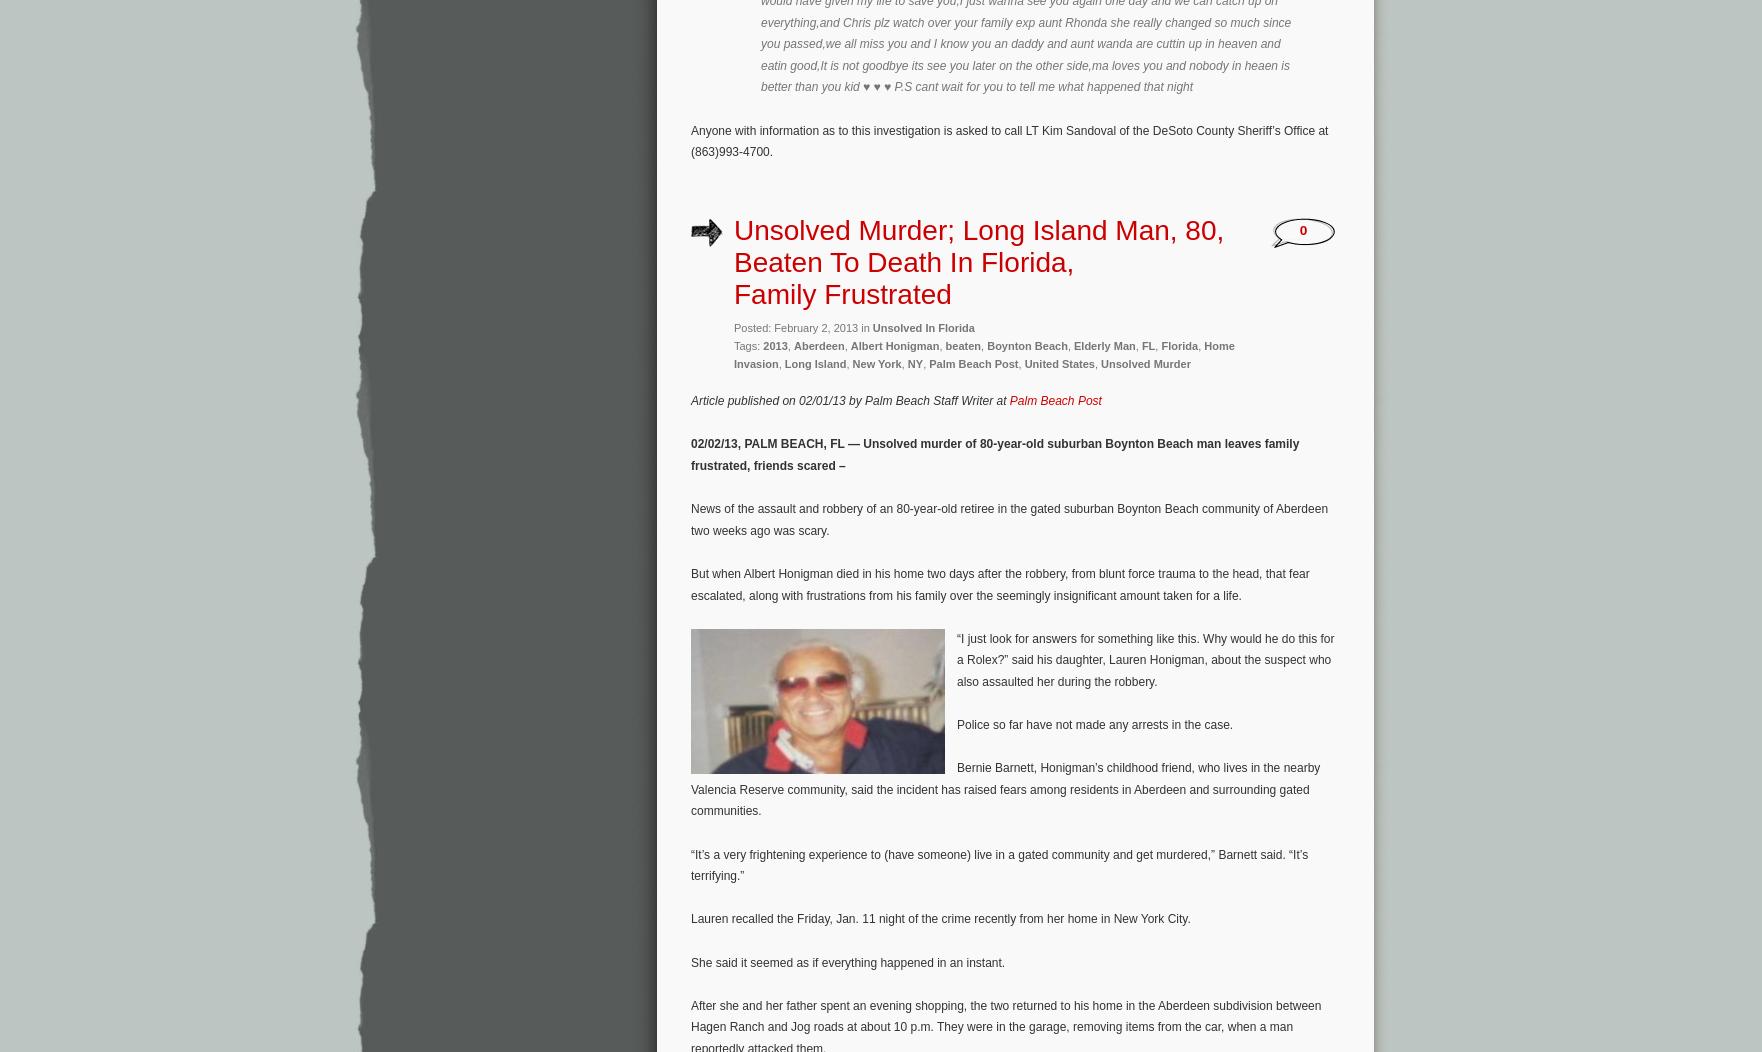 The width and height of the screenshot is (1762, 1052). Describe the element at coordinates (848, 400) in the screenshot. I see `'Article published on 02/01/13 by Palm Beach Staff Writer at'` at that location.